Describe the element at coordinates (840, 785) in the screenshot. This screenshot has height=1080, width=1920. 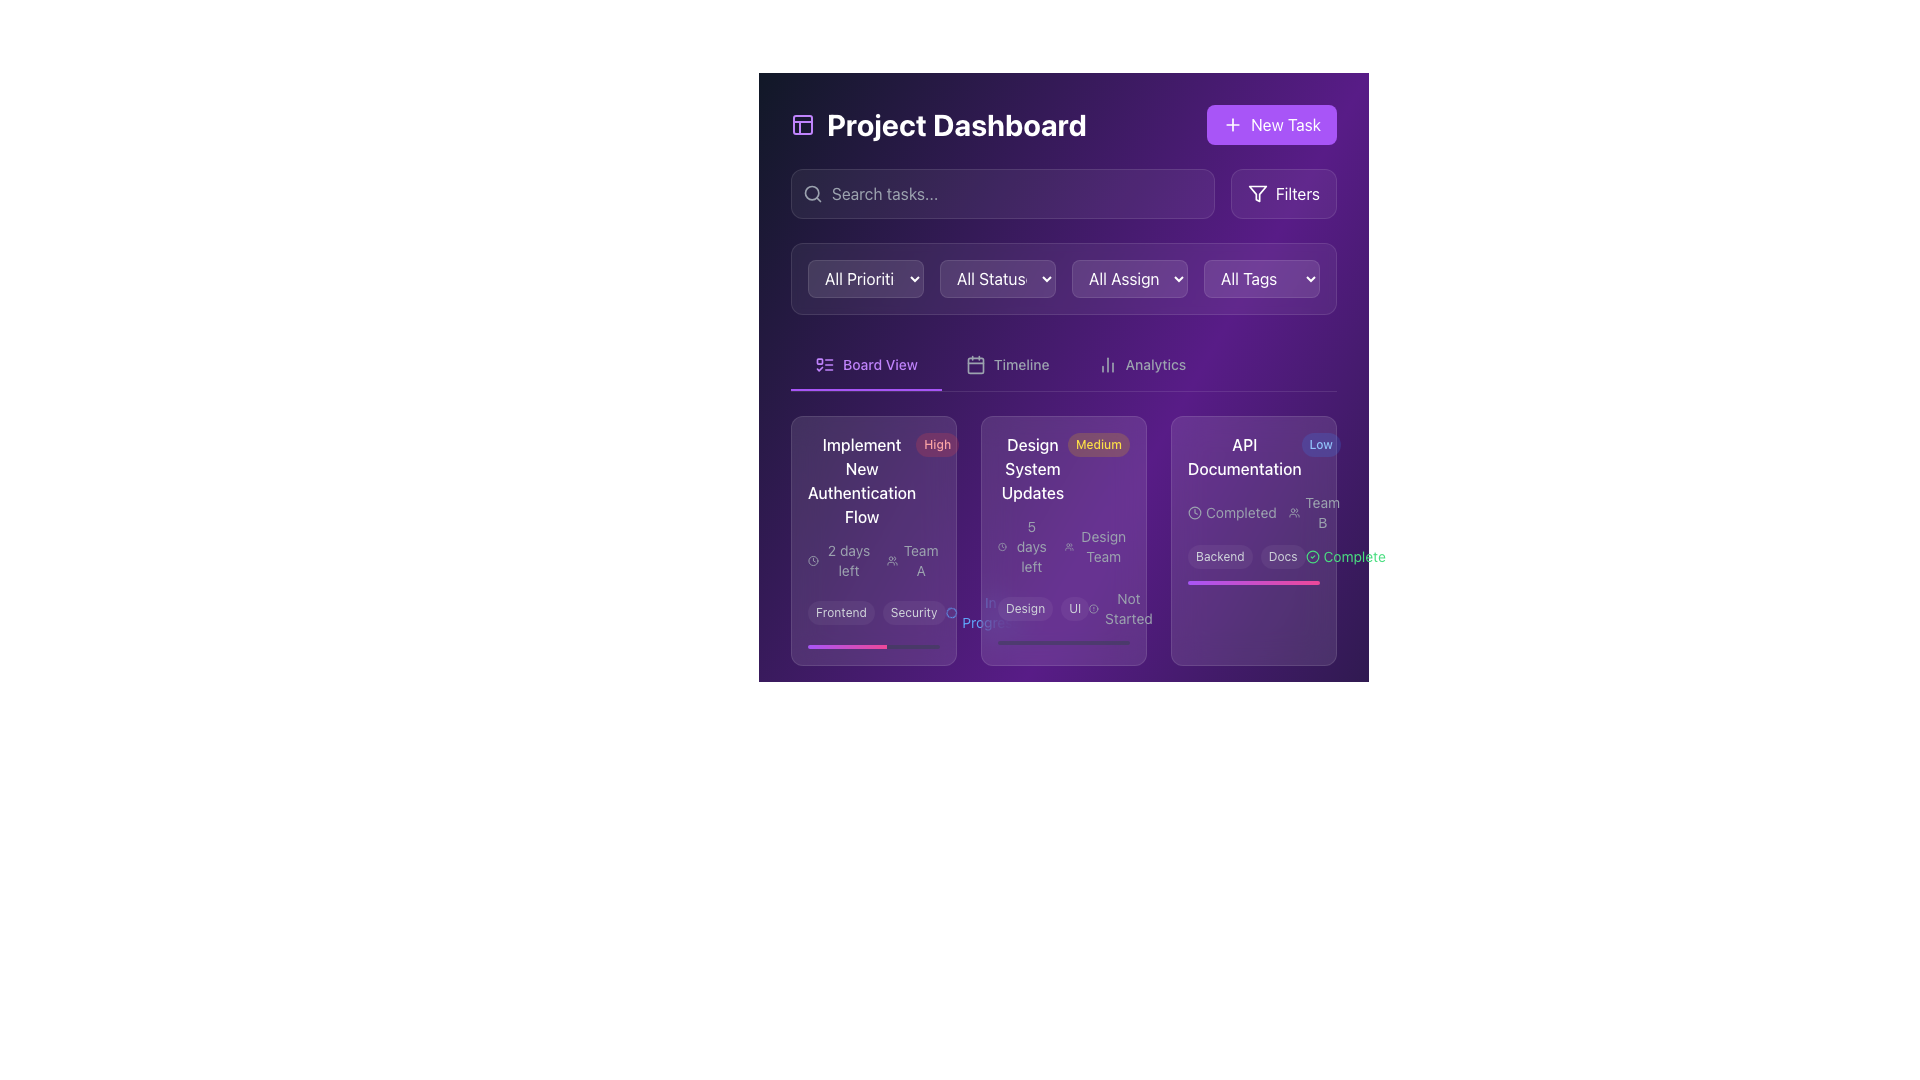
I see `the remaining time information displayed in the text label with an icon located in the second card of the top row in the project dashboard` at that location.